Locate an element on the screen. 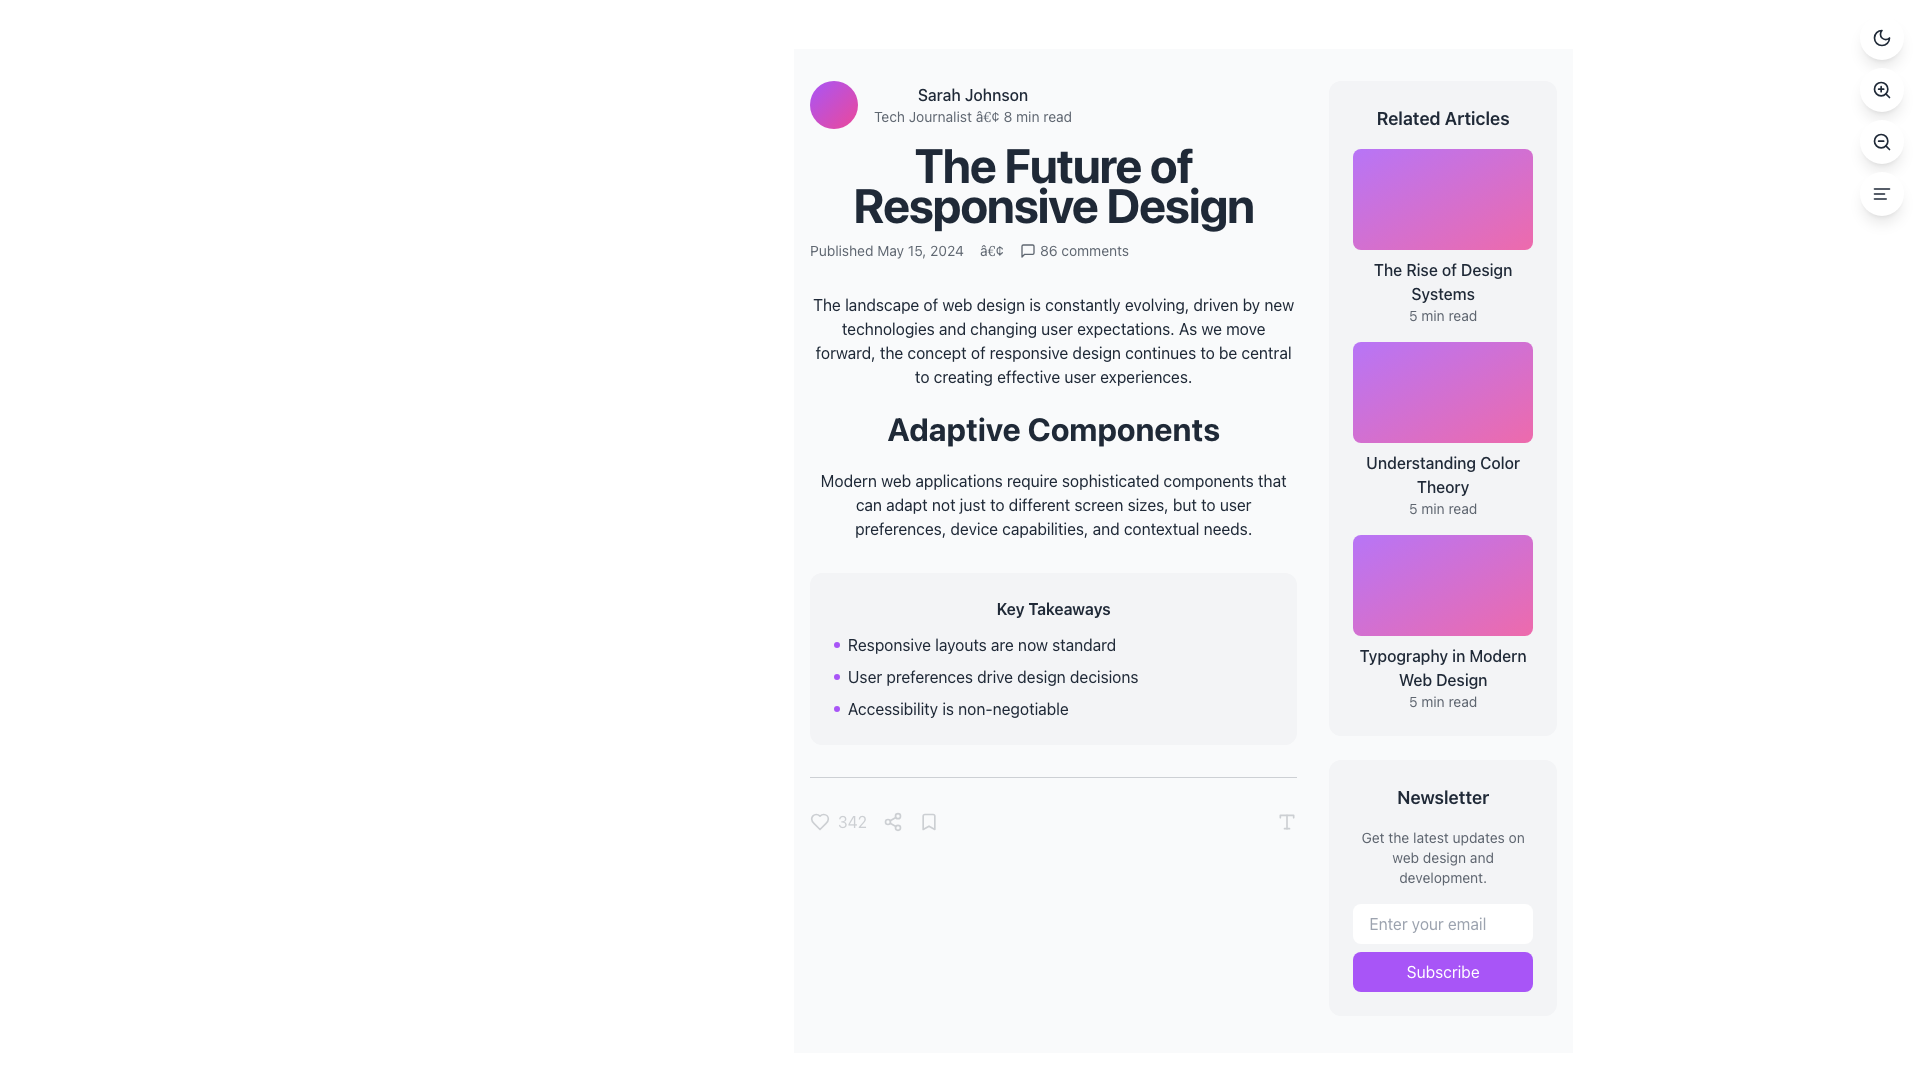 The image size is (1920, 1080). the heading element, which serves as the title for the article and is located in the upper-central part of the interface, directly below the author's name and article metadata is located at coordinates (1052, 185).